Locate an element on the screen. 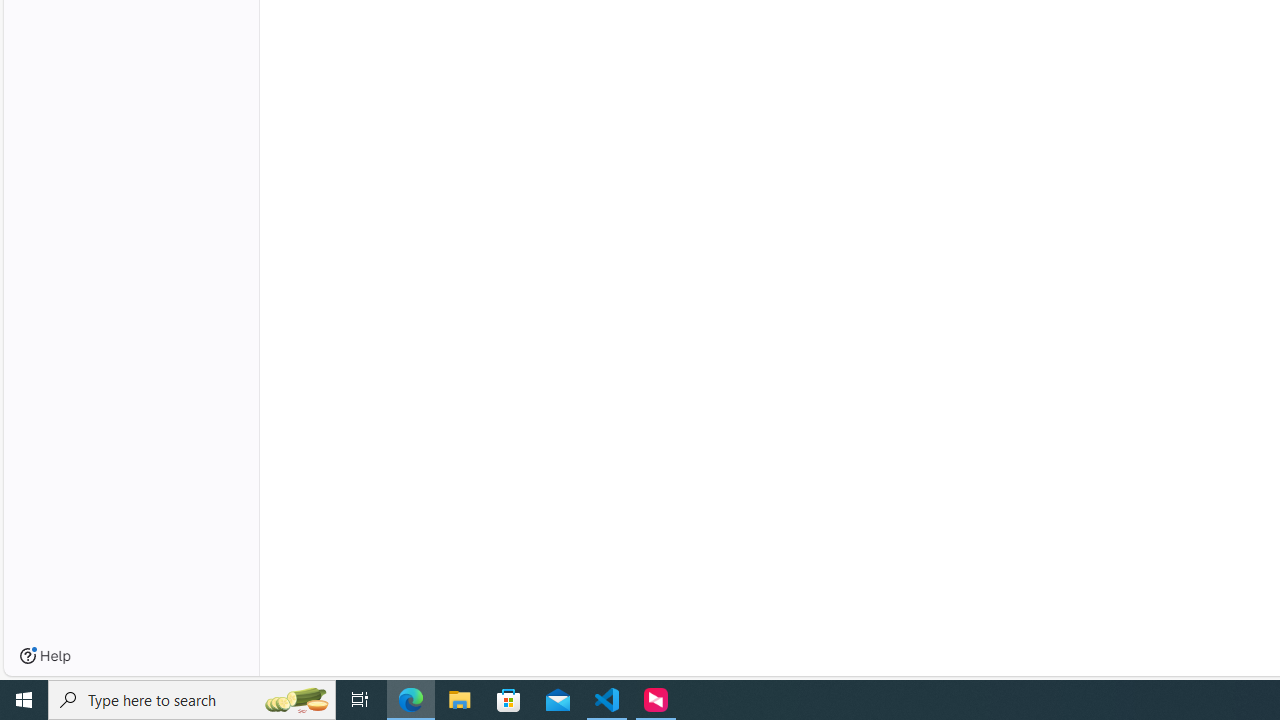  'Microsoft Edge - 1 running window' is located at coordinates (410, 698).